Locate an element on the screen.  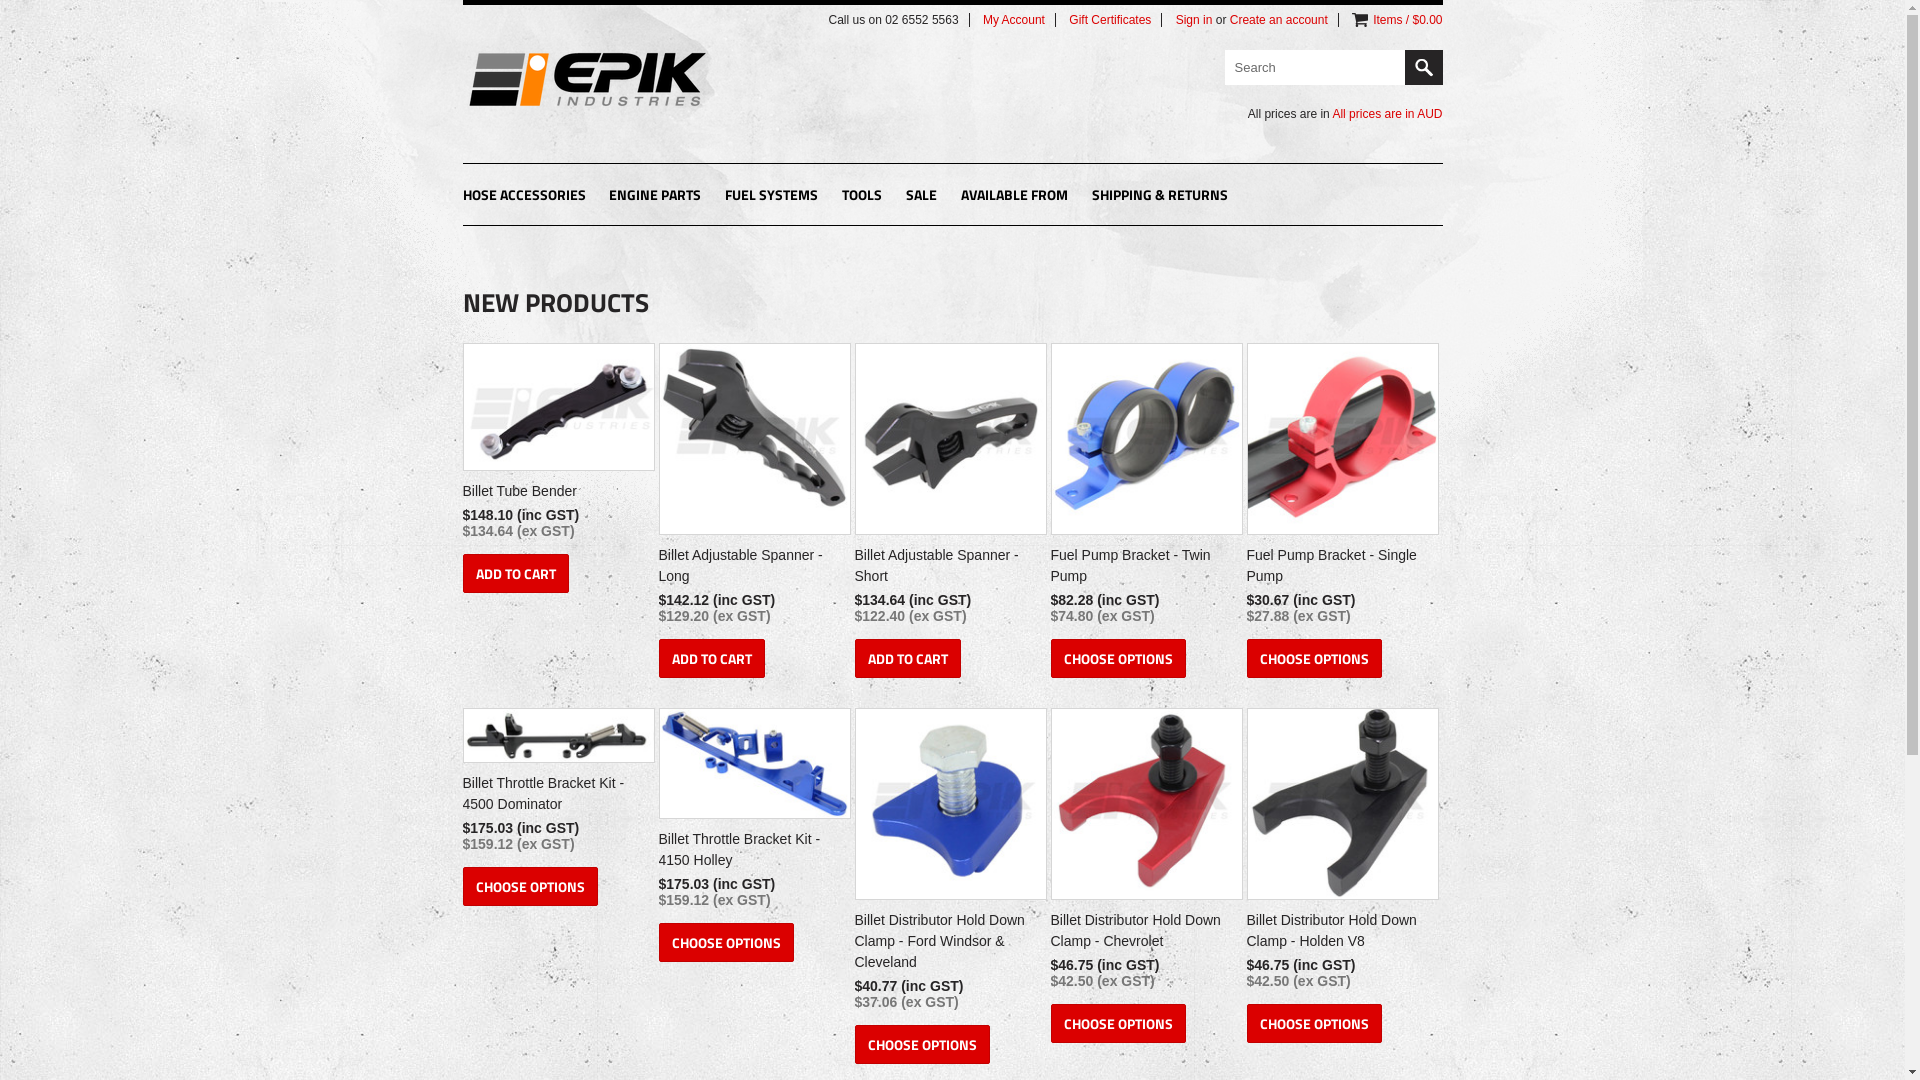
'Create an account' is located at coordinates (1228, 19).